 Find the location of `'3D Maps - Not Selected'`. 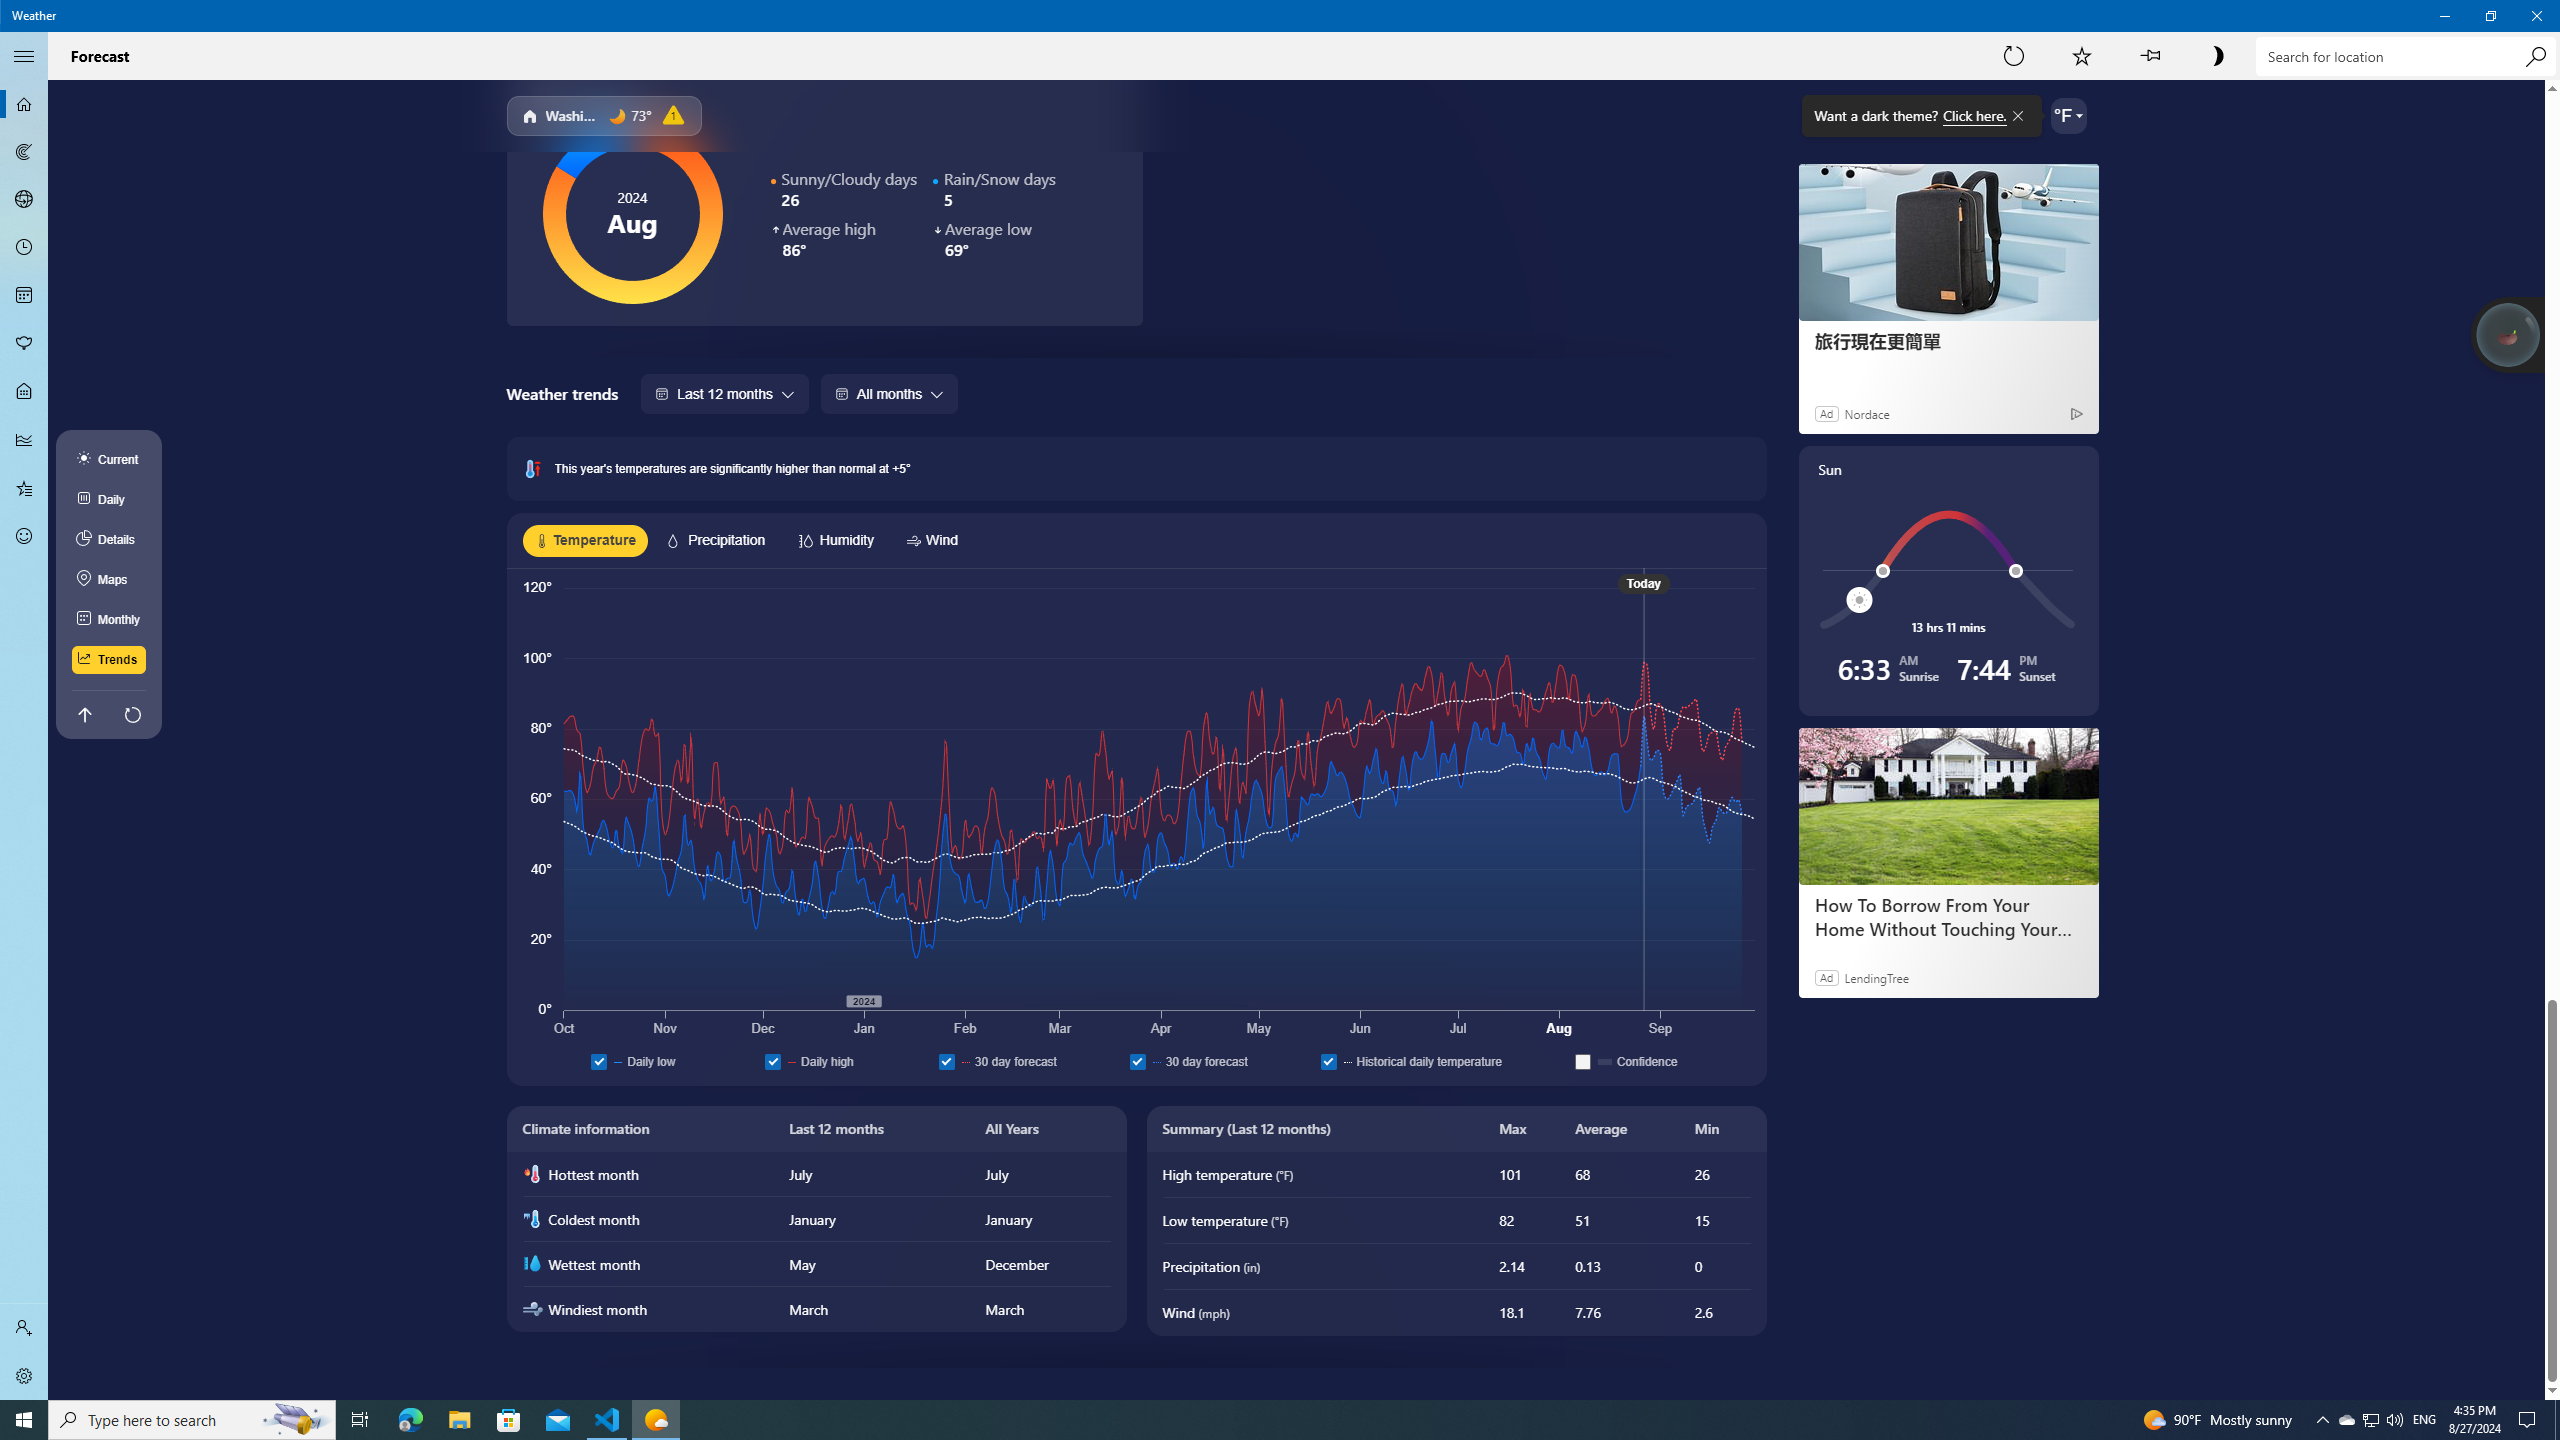

'3D Maps - Not Selected' is located at coordinates (24, 199).